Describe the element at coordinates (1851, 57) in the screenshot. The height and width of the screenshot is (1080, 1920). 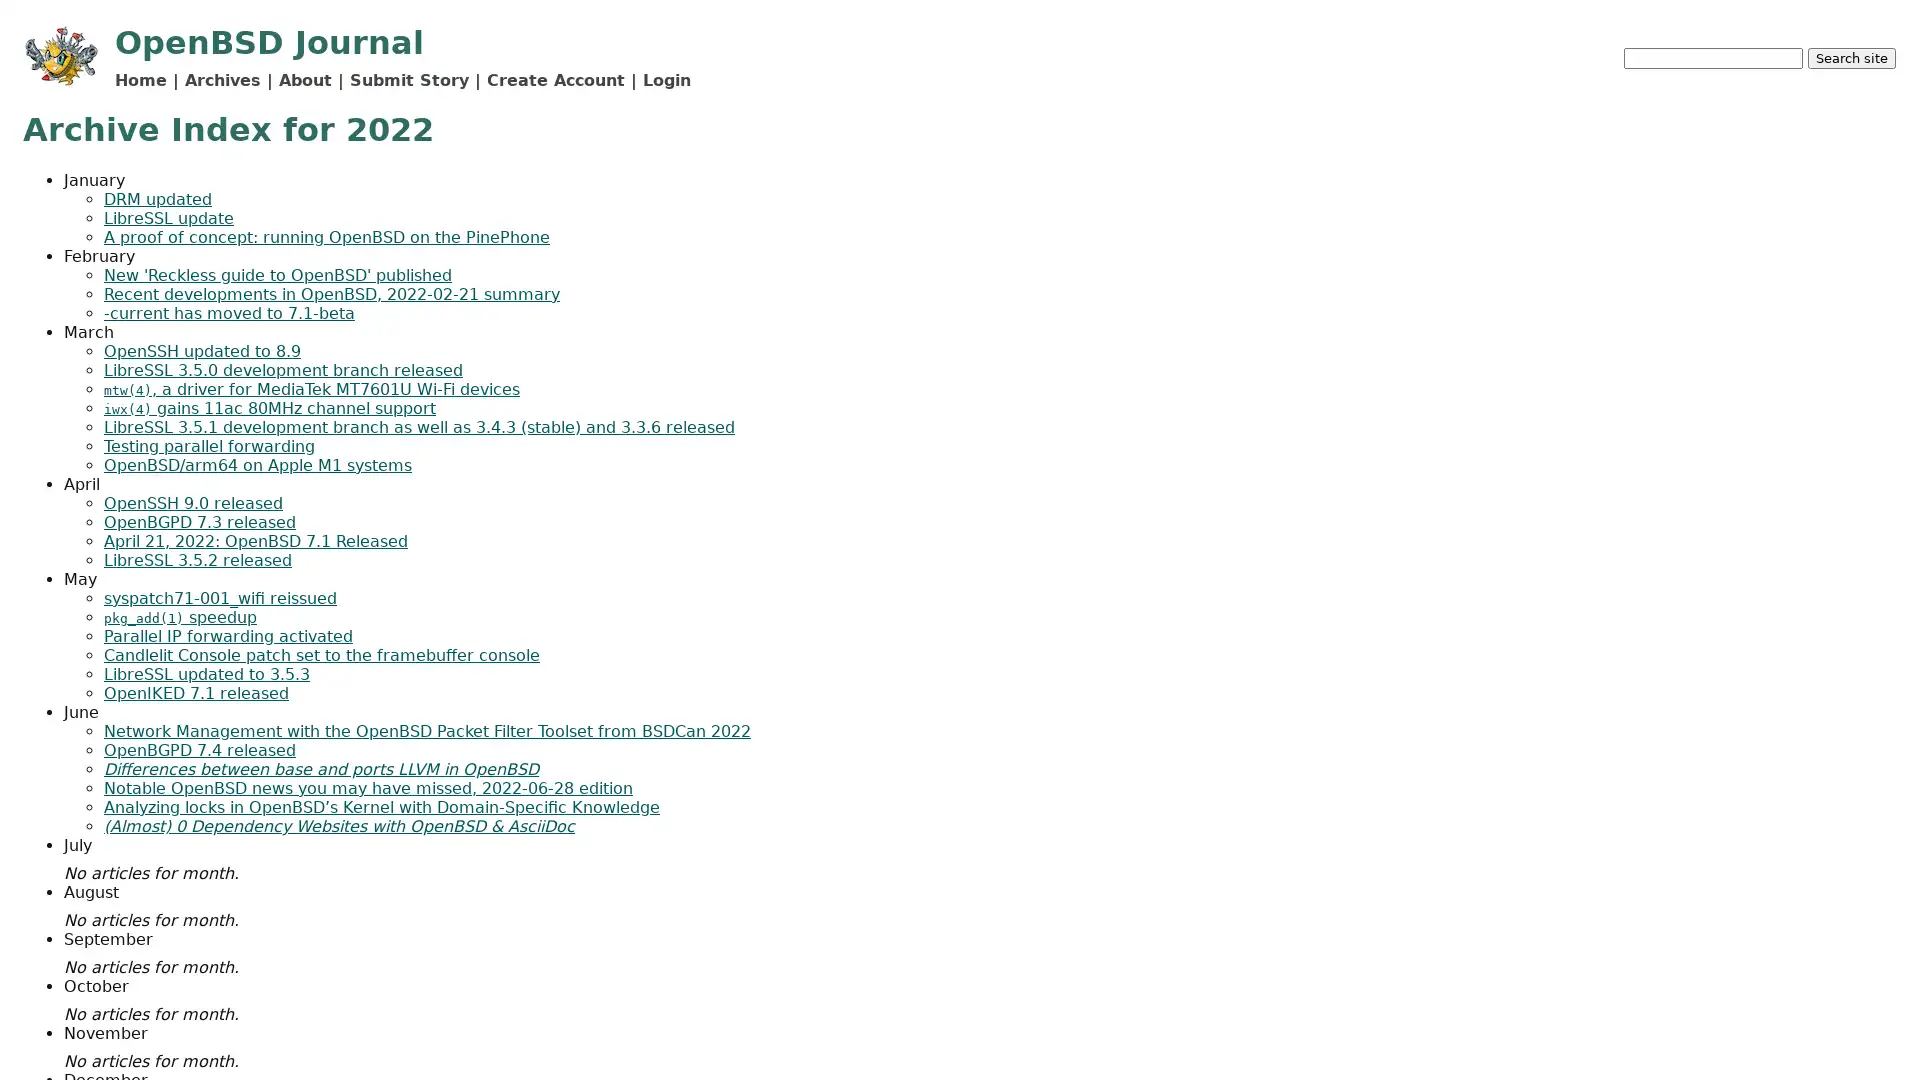
I see `Search site` at that location.